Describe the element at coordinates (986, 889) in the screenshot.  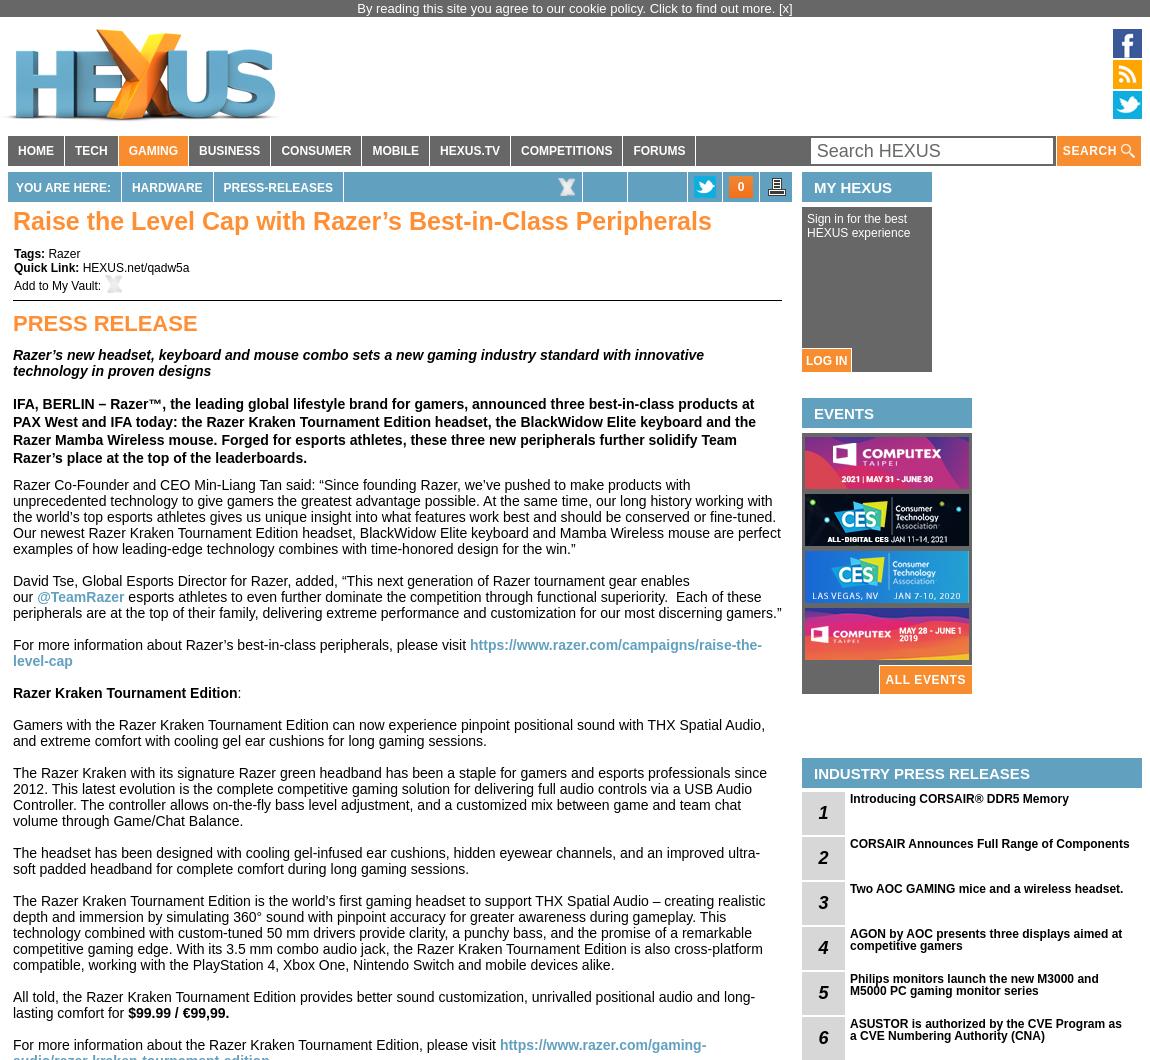
I see `'Two AOC GAMING mice and a wireless headset.'` at that location.